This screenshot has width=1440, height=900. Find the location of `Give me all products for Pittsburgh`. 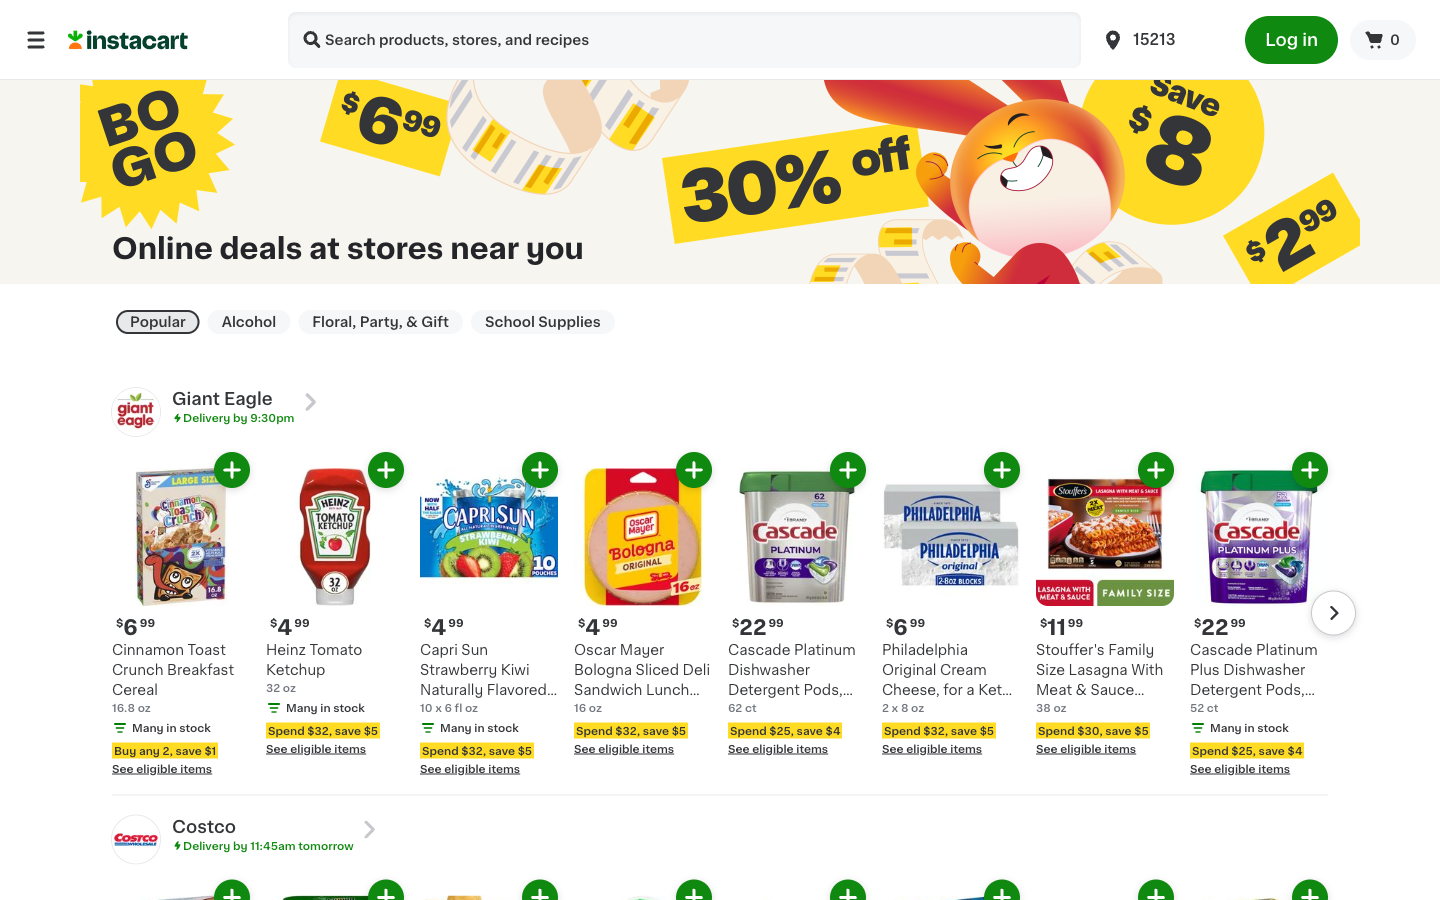

Give me all products for Pittsburgh is located at coordinates (1161, 38).